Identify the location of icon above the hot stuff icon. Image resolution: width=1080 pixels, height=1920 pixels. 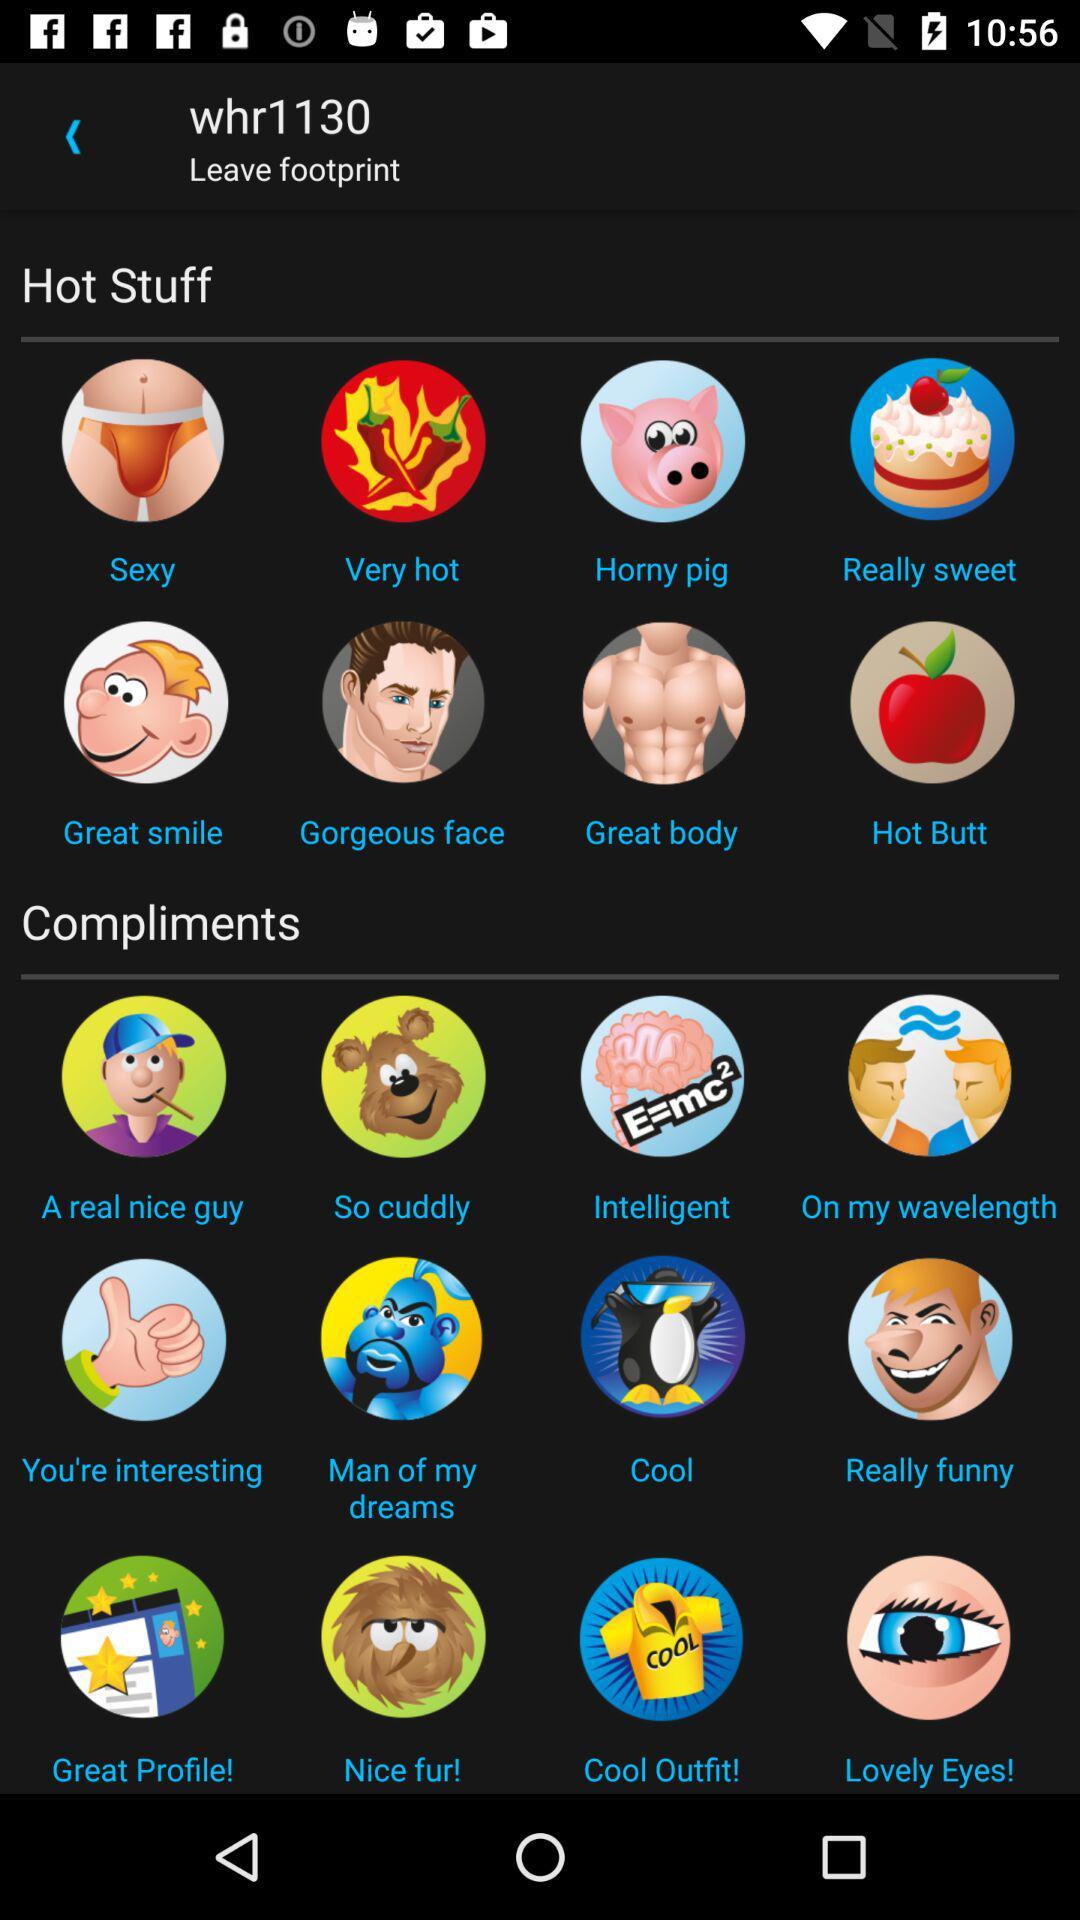
(72, 135).